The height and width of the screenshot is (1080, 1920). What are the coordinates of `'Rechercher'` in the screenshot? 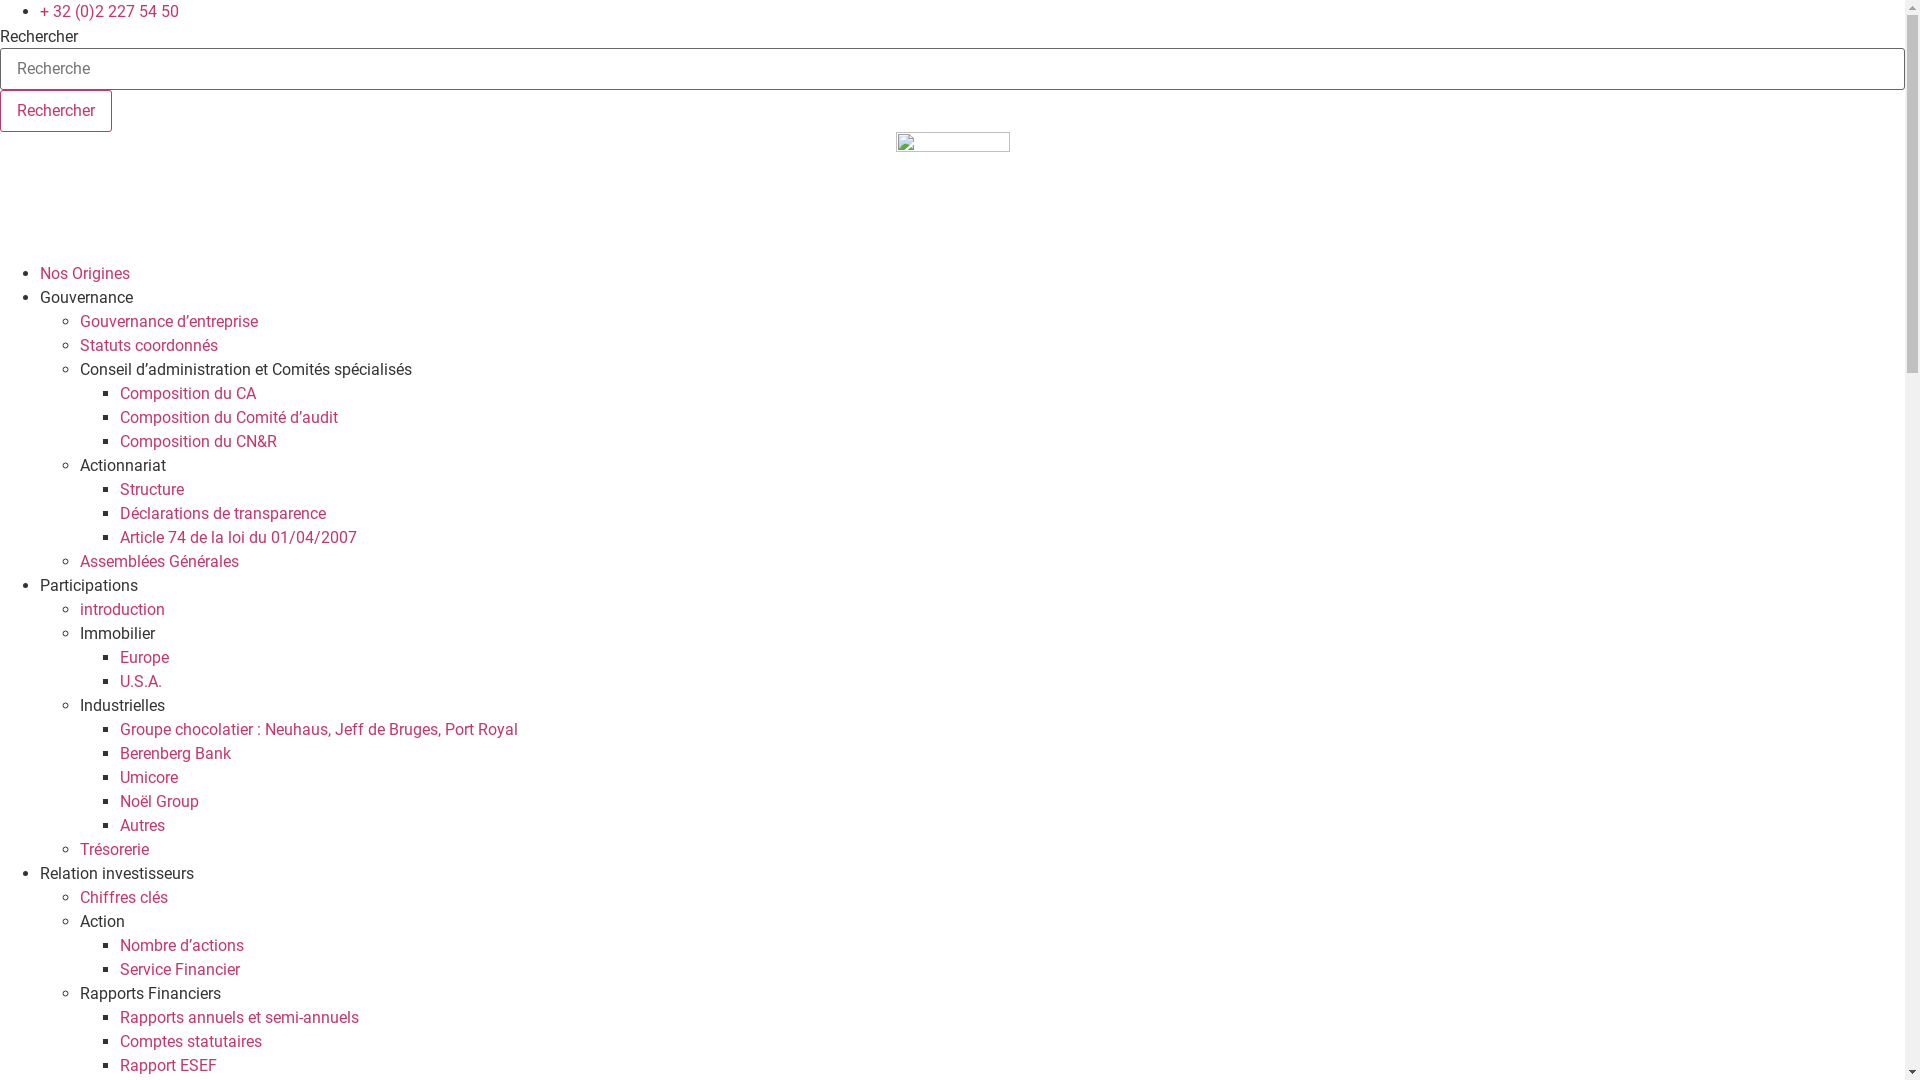 It's located at (56, 111).